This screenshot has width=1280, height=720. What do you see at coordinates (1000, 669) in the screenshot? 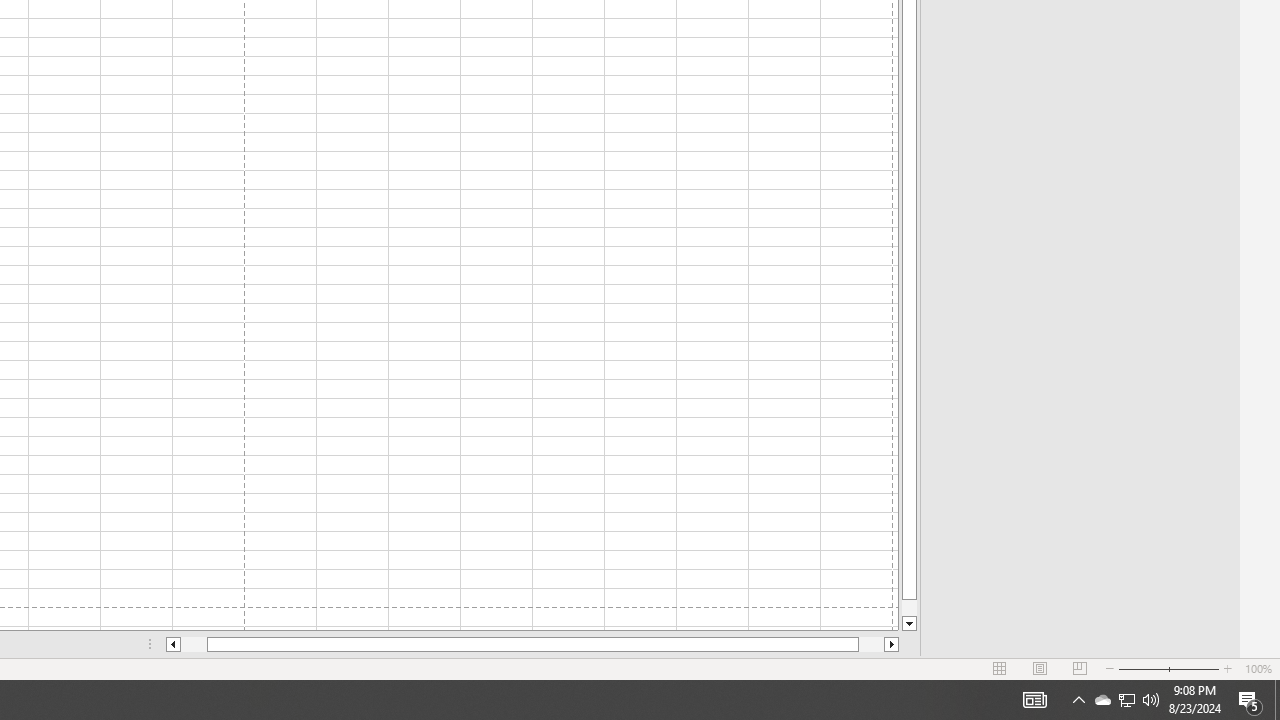
I see `'Normal'` at bounding box center [1000, 669].